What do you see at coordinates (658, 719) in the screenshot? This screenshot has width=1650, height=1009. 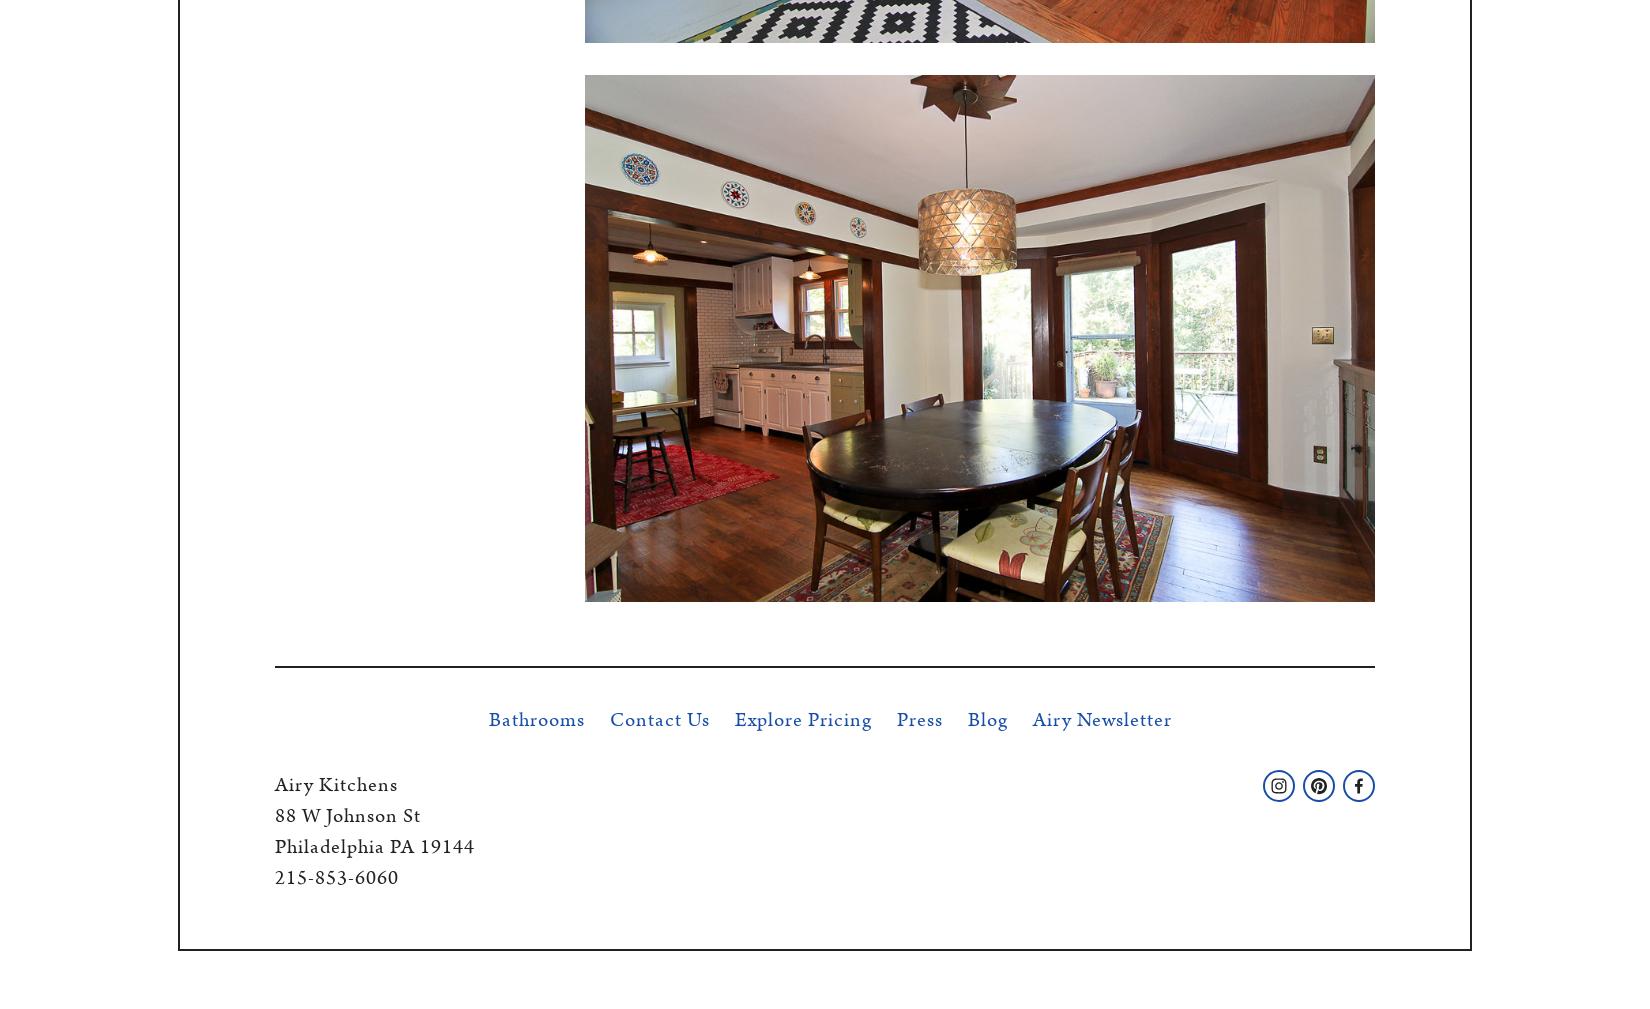 I see `'Contact Us'` at bounding box center [658, 719].